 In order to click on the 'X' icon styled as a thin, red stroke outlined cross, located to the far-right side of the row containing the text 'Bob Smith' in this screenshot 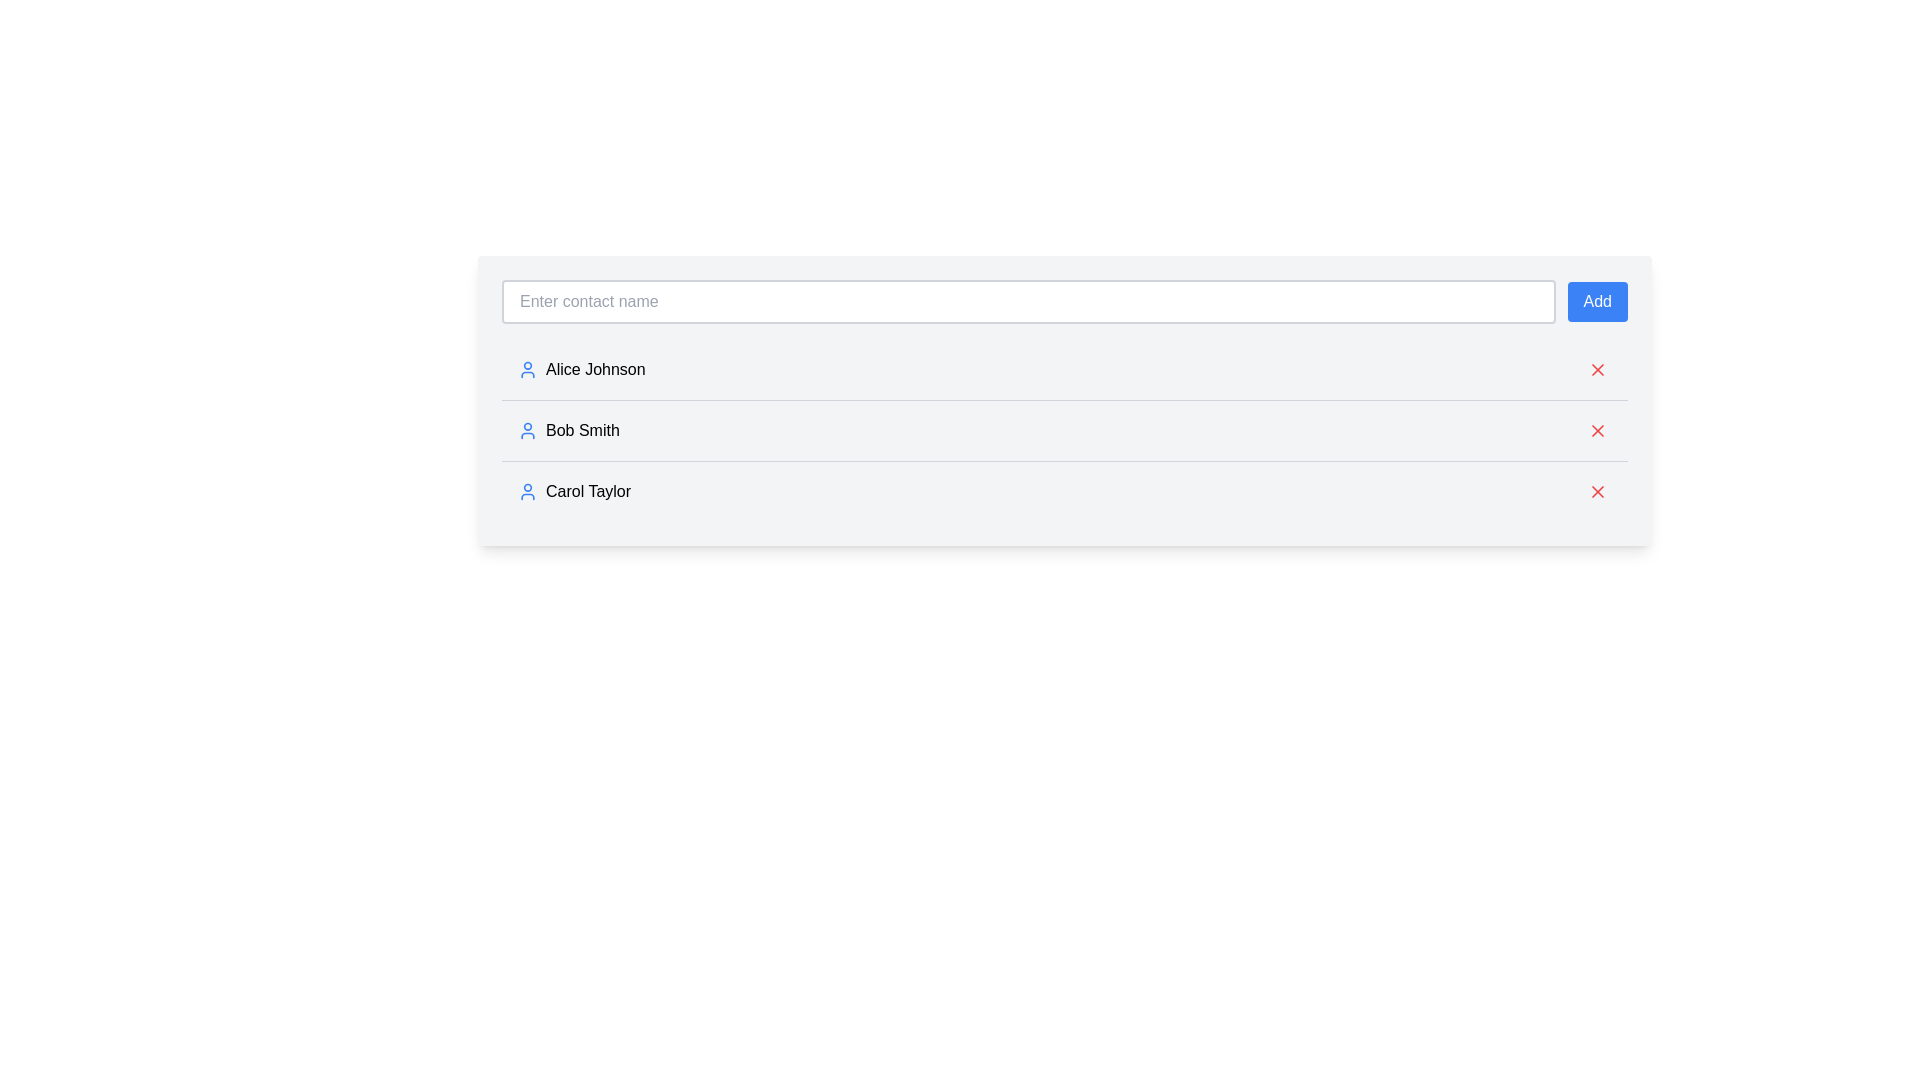, I will do `click(1597, 430)`.